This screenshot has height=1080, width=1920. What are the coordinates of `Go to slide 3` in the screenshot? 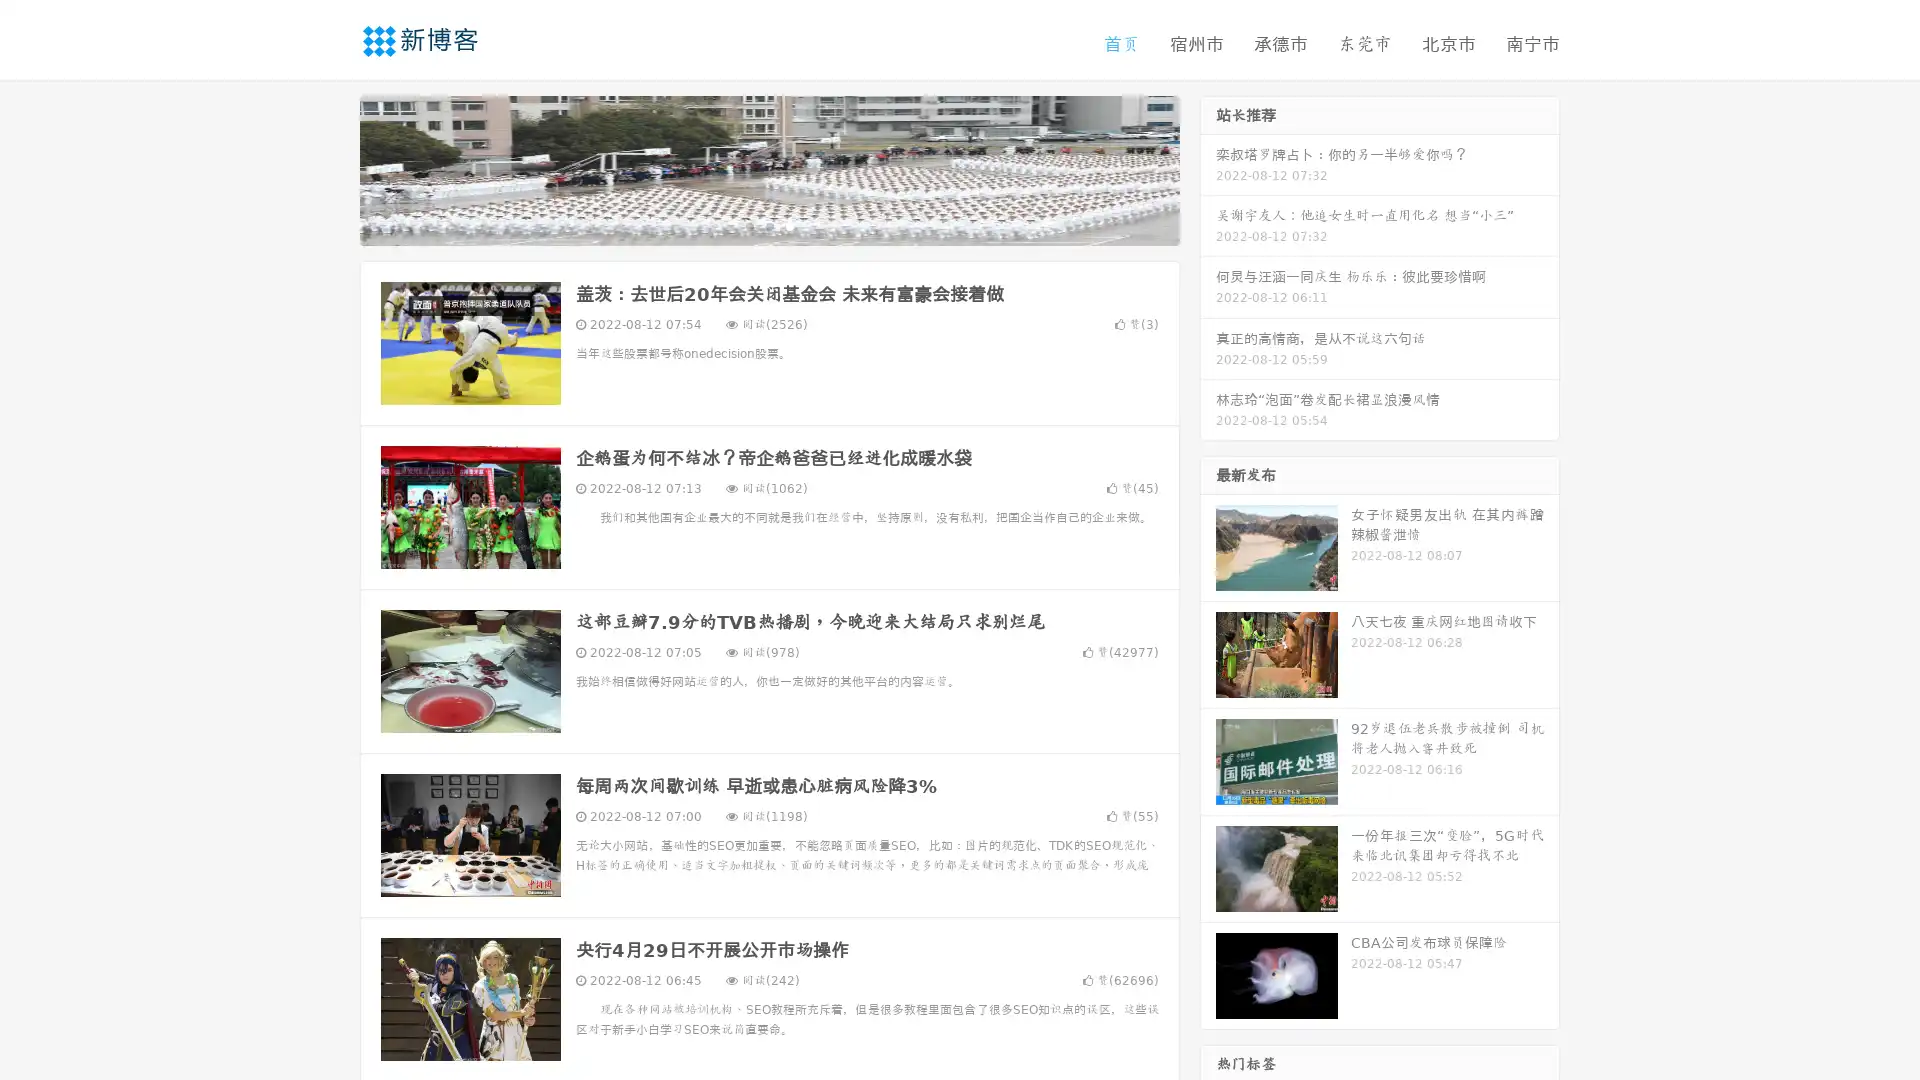 It's located at (789, 225).